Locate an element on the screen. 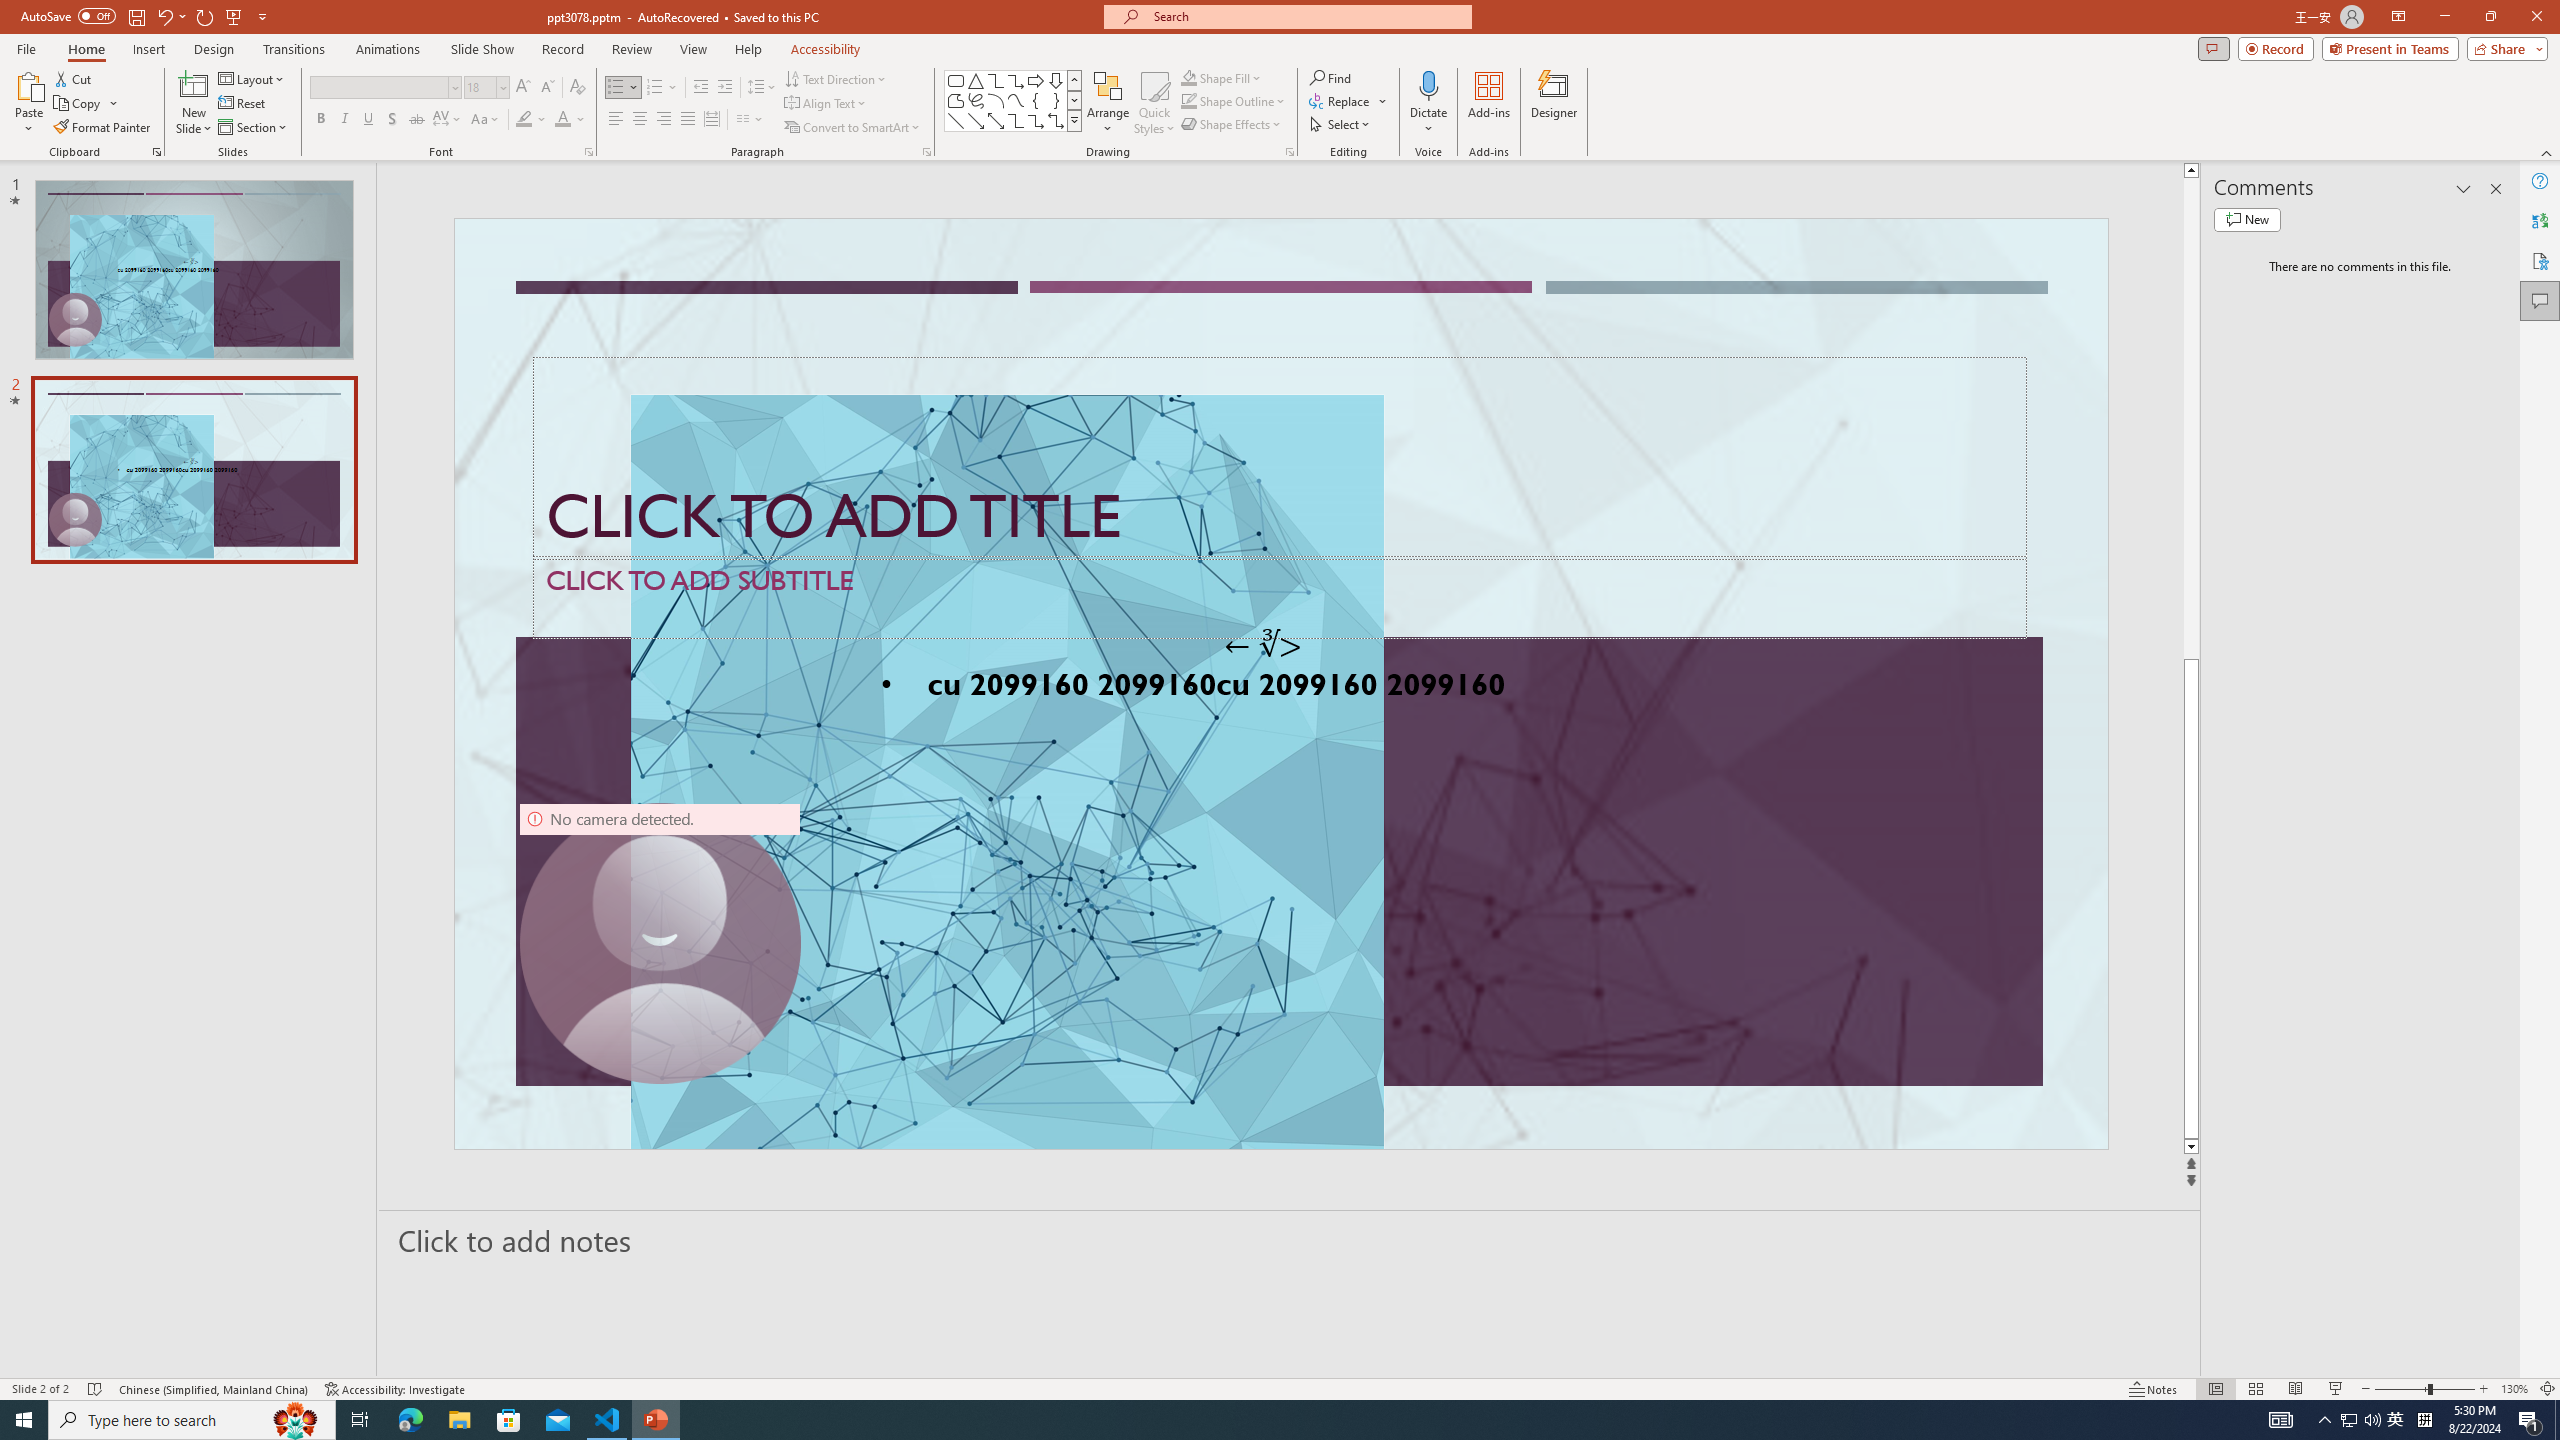  'Minimize' is located at coordinates (2443, 16).